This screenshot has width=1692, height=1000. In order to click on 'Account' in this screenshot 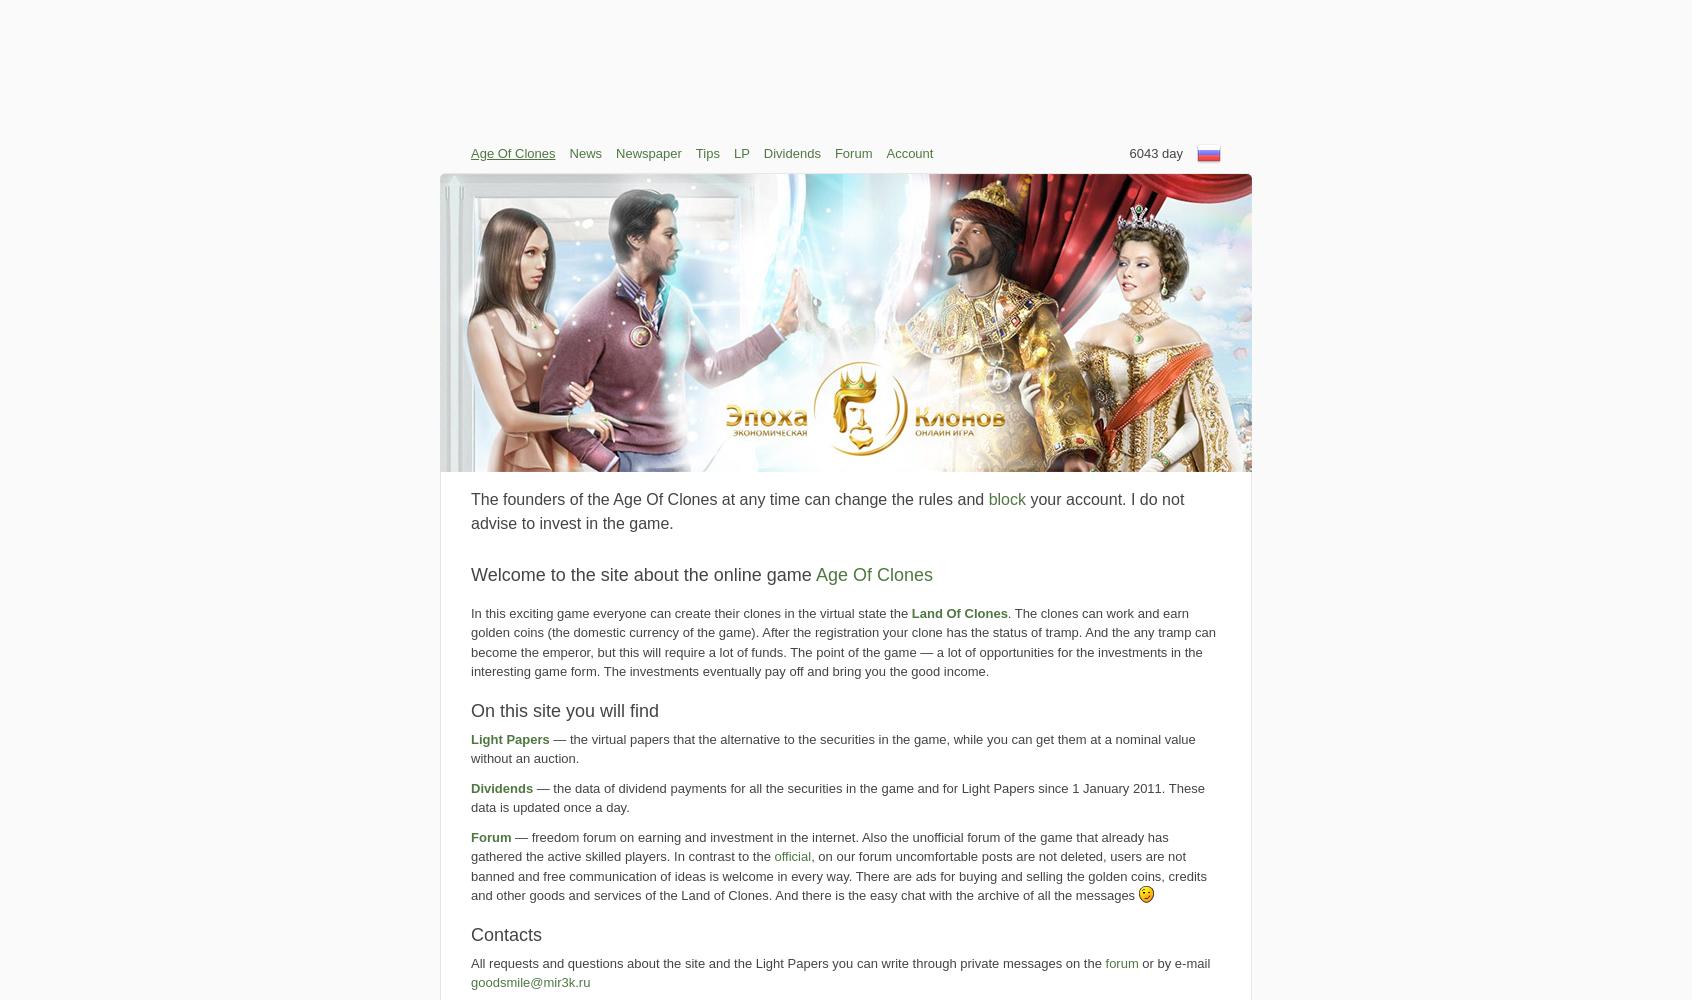, I will do `click(884, 153)`.